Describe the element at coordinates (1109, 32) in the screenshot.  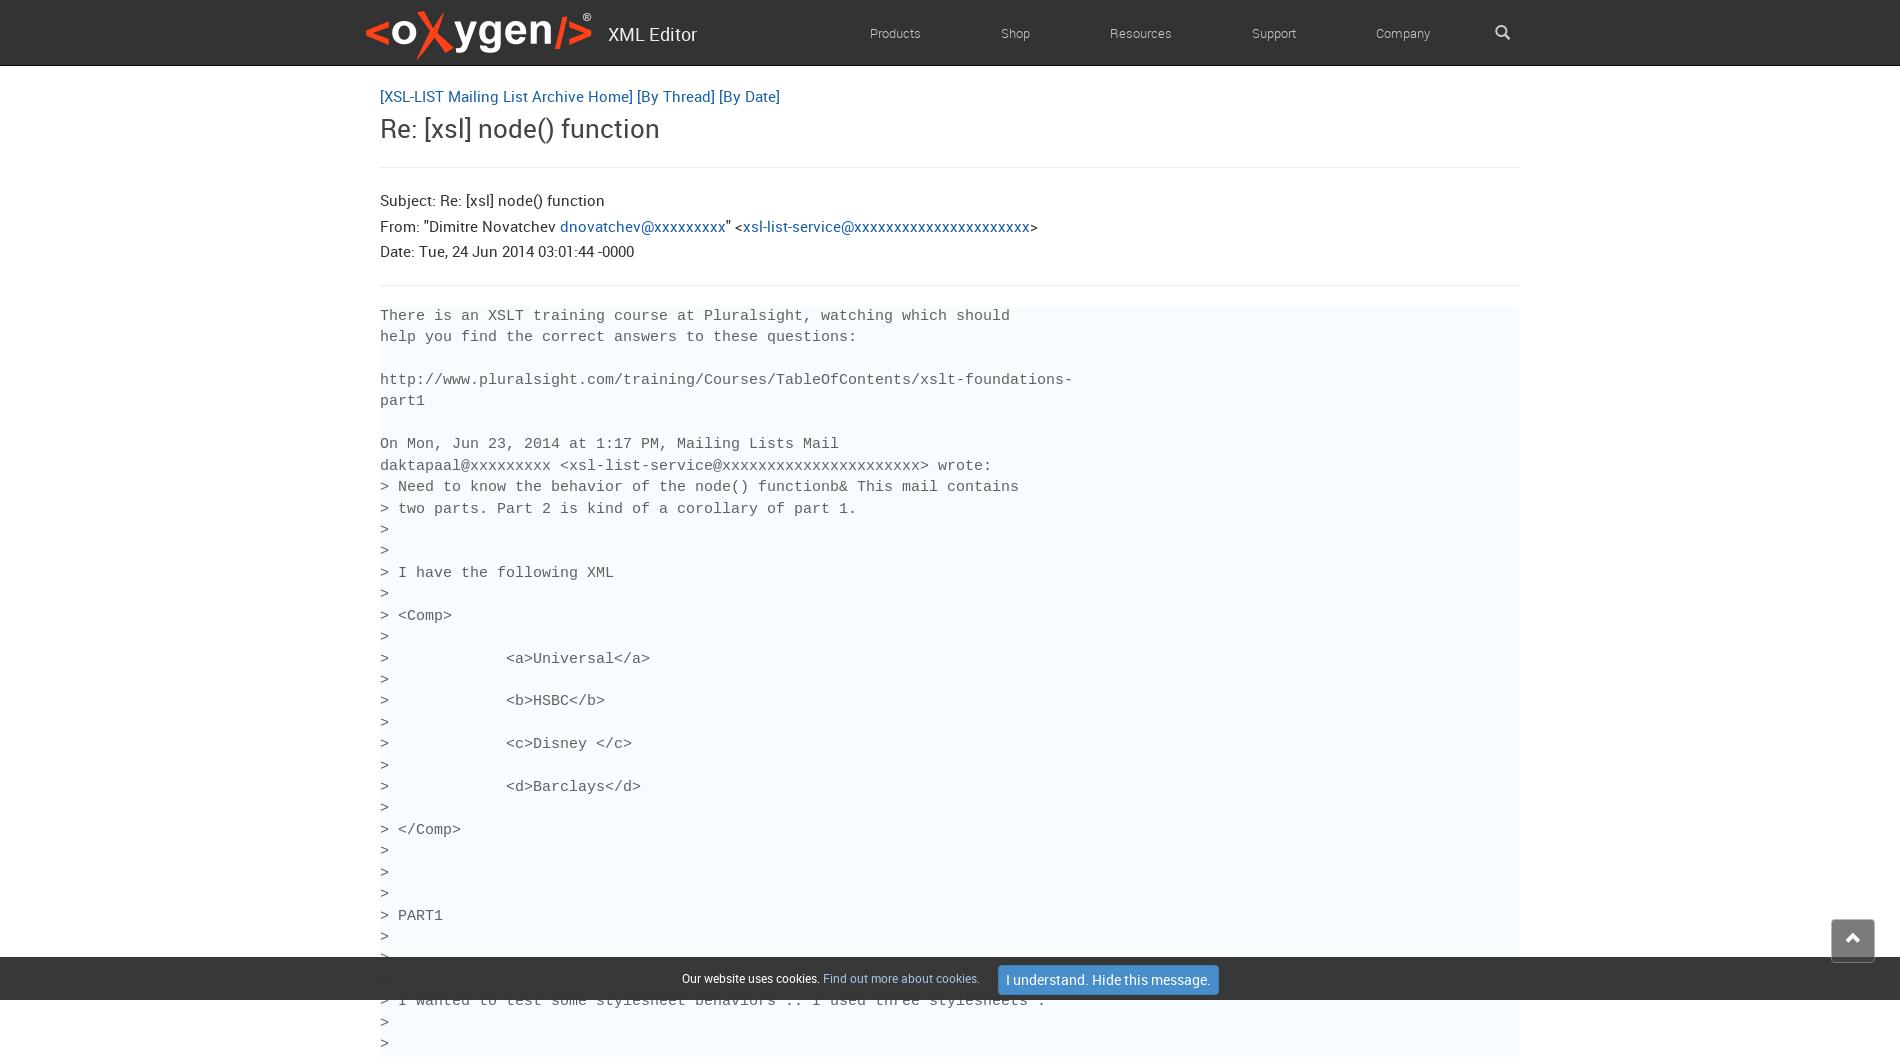
I see `'Resources'` at that location.